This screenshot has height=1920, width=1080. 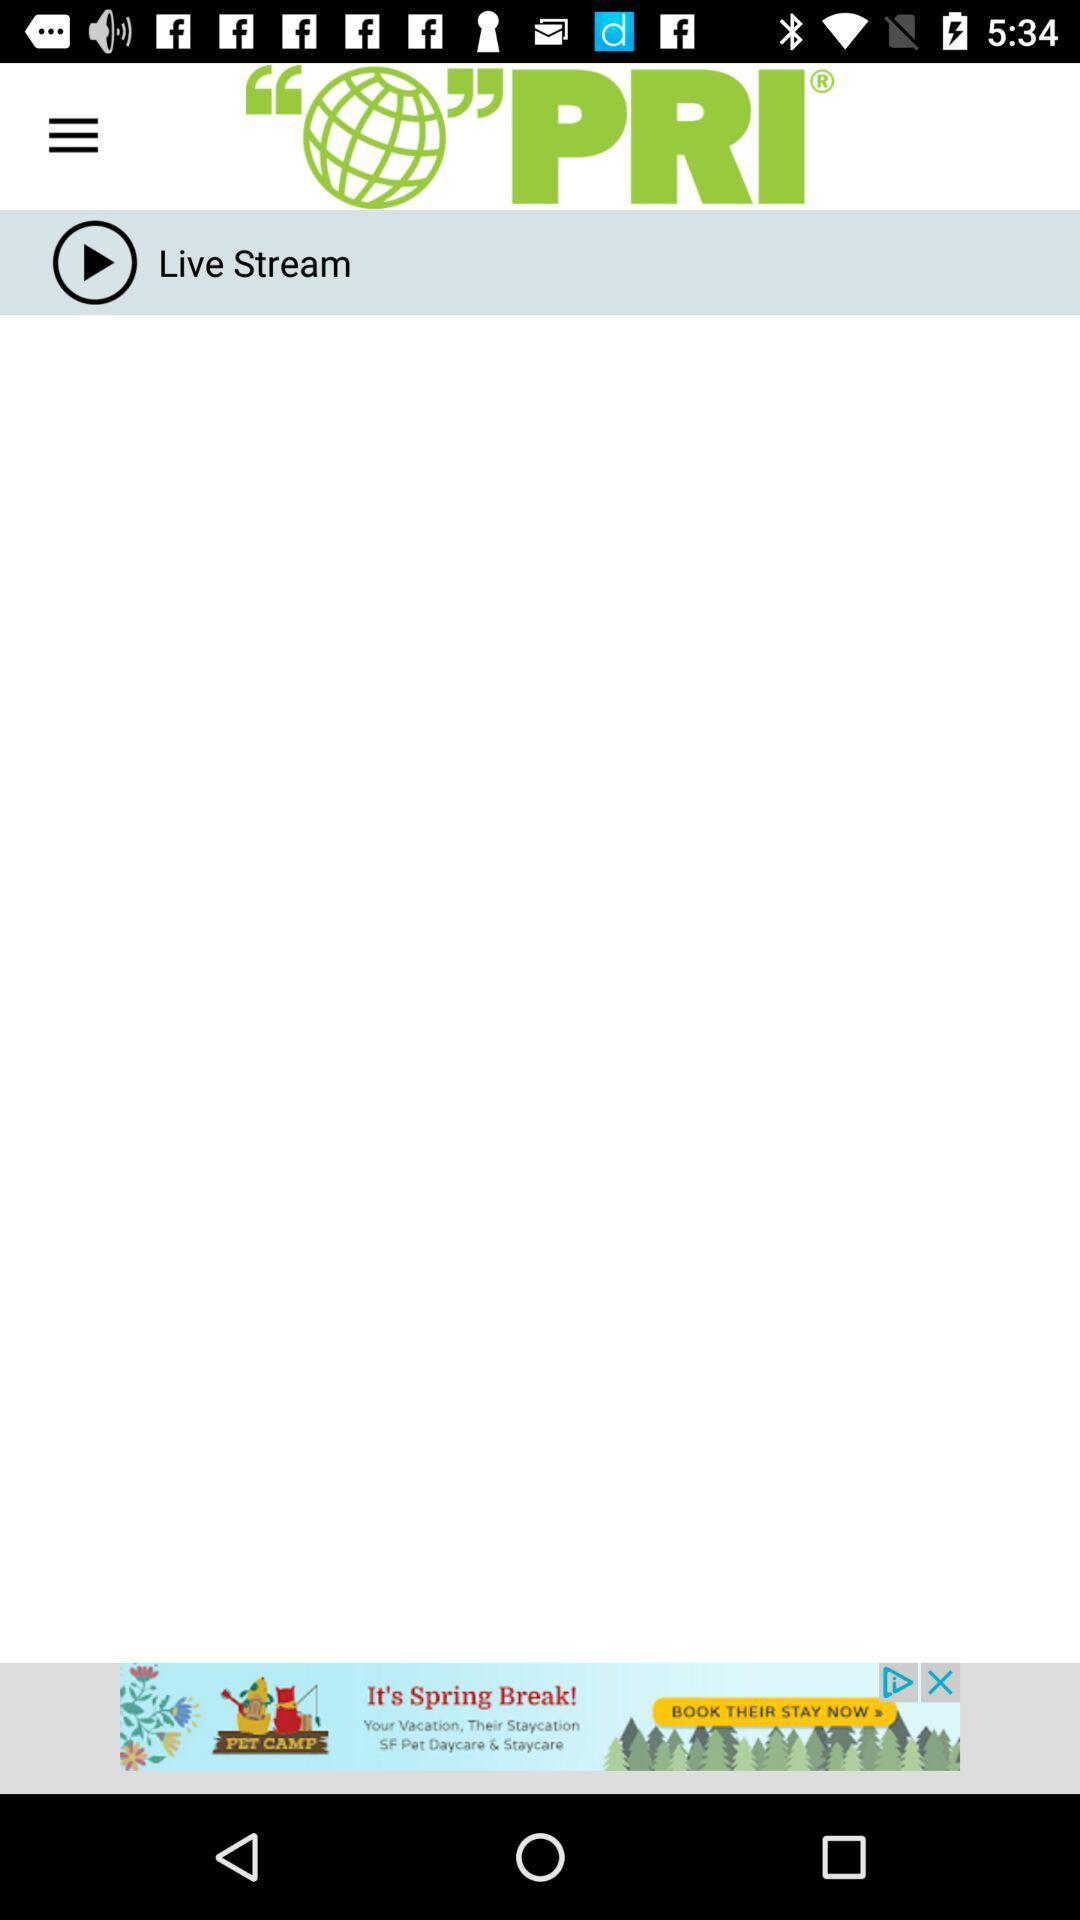 I want to click on the play icon, so click(x=94, y=261).